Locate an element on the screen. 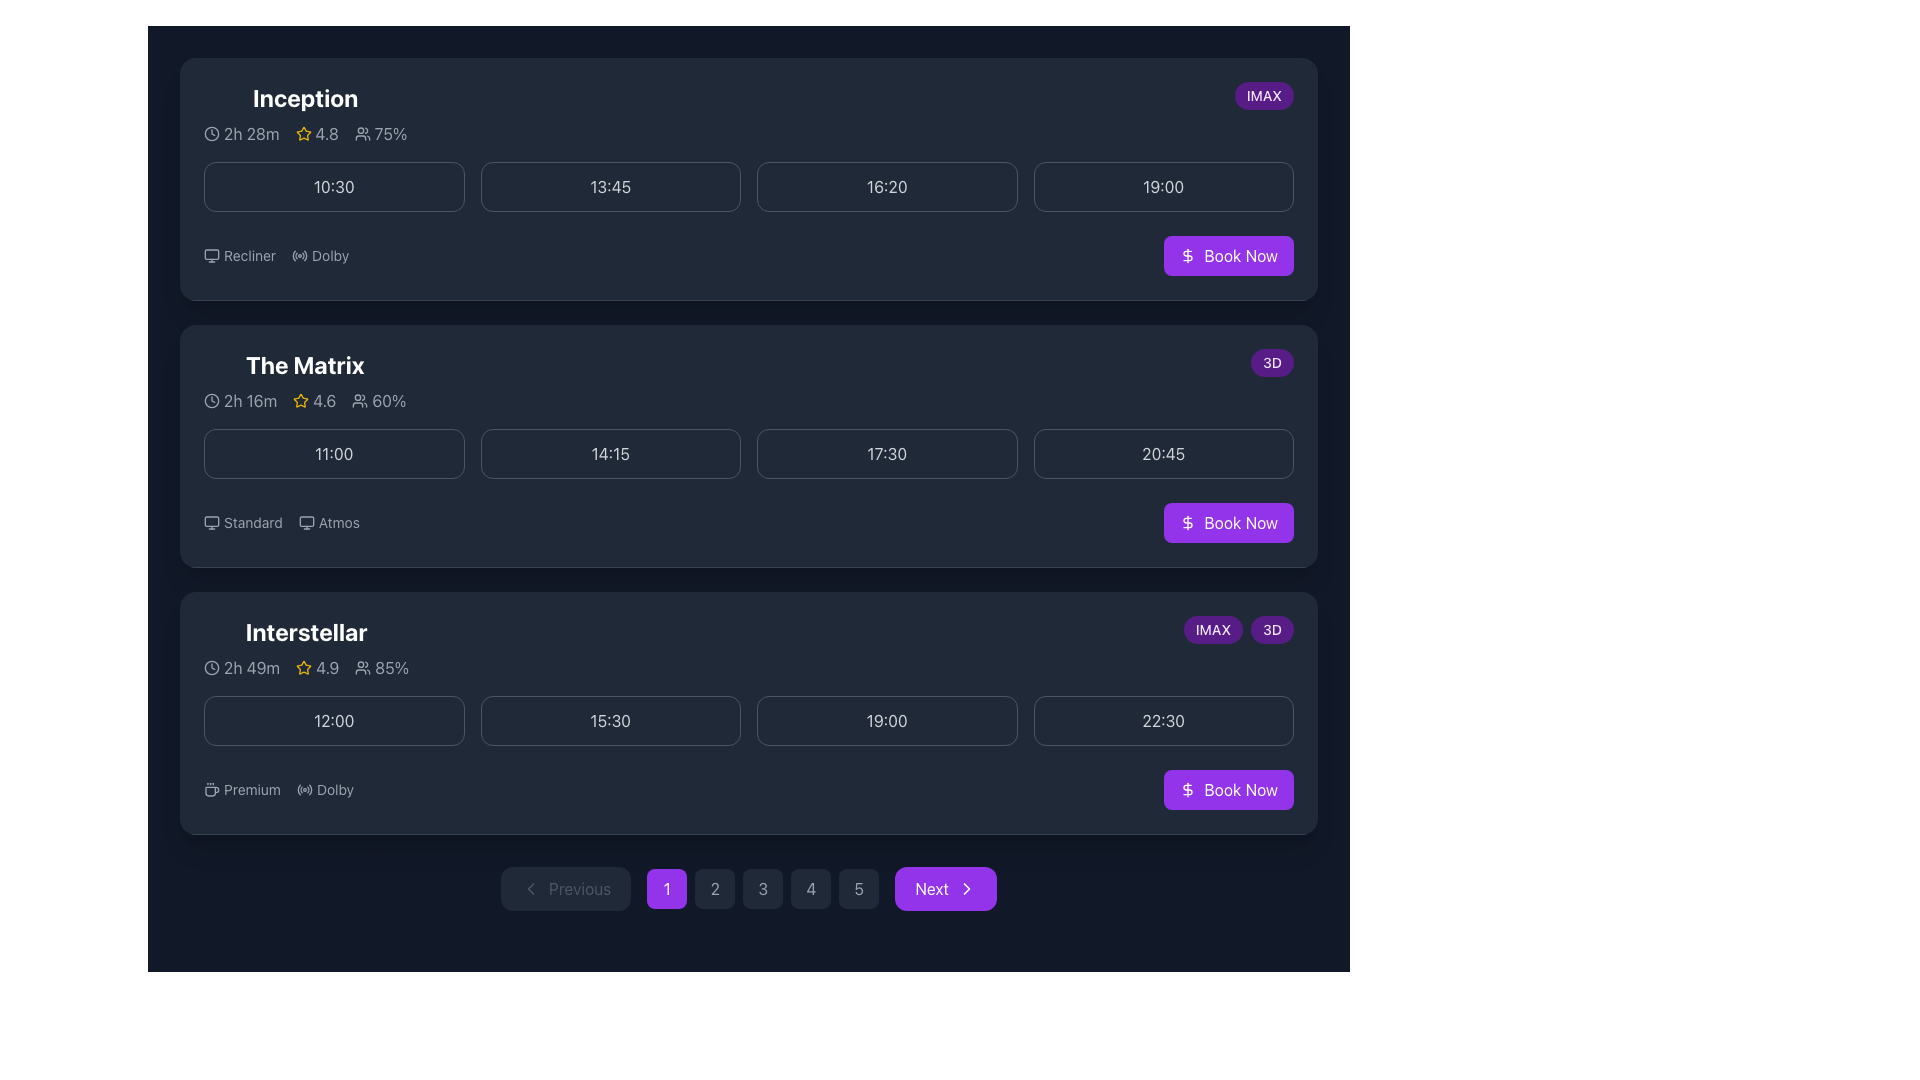  the button displaying the time '12:00' in the 'Interstellar' section is located at coordinates (334, 721).